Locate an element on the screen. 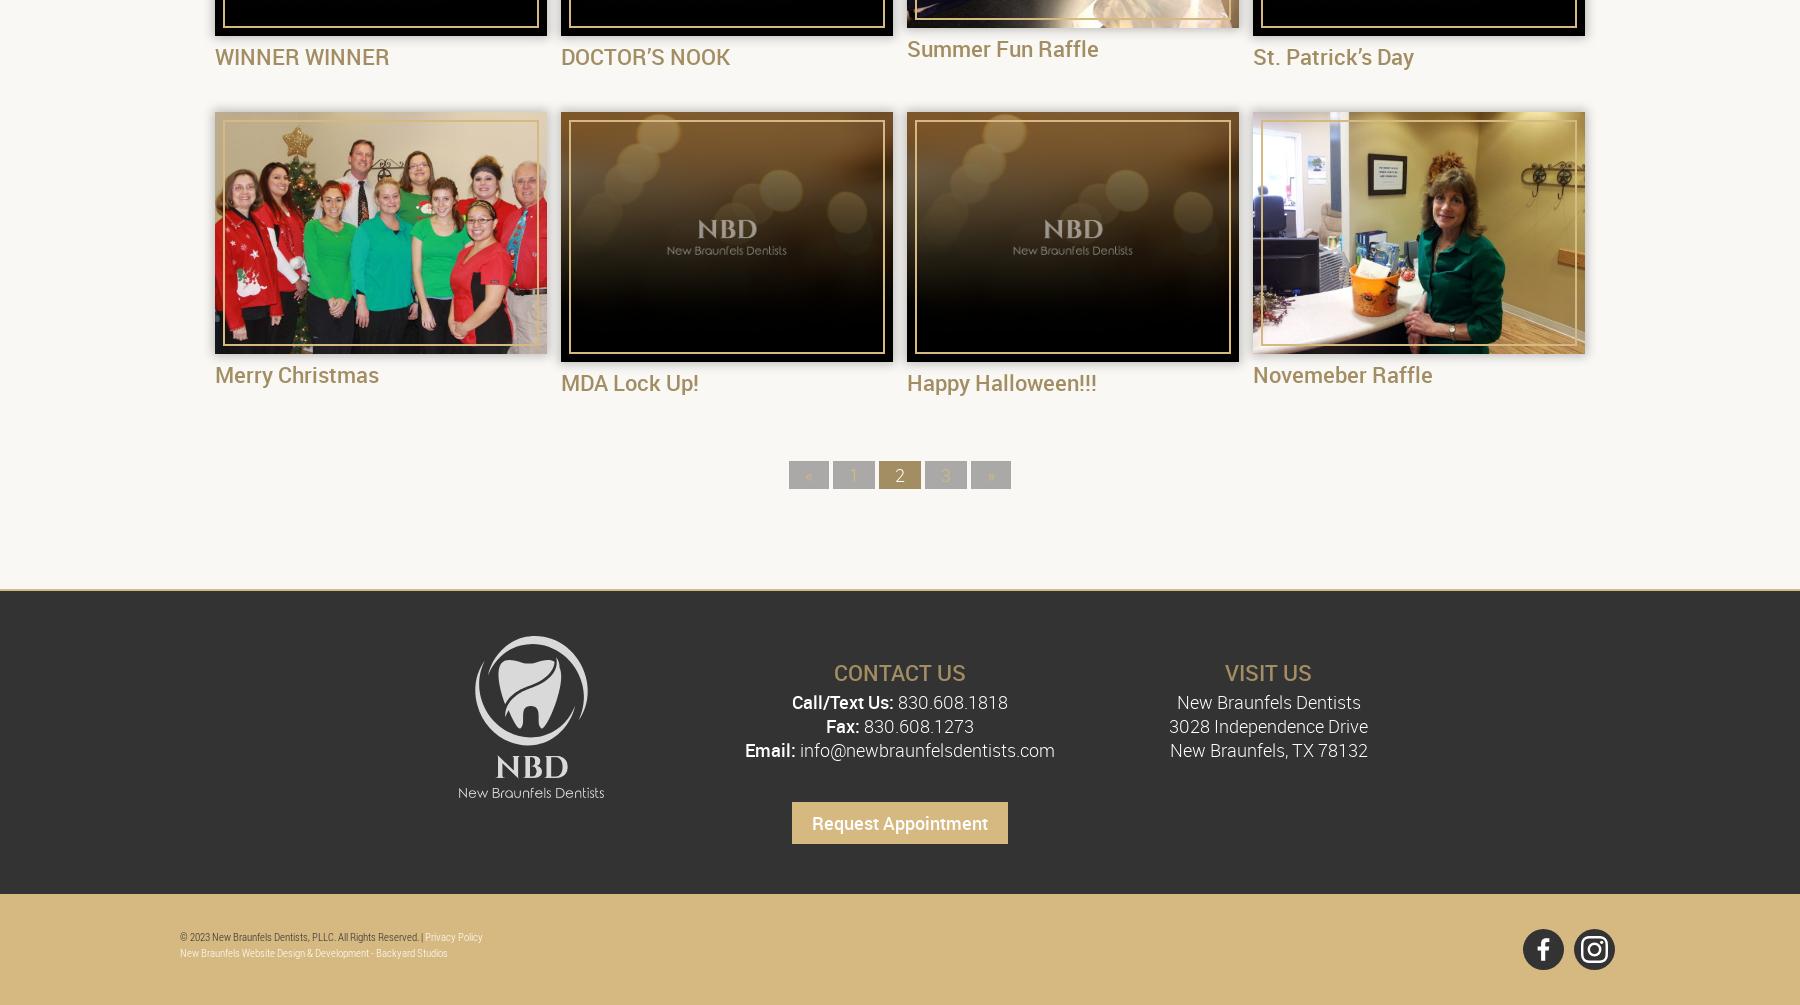 Image resolution: width=1800 pixels, height=1005 pixels. '© 2023 New Braunfels Dentists, PLLC. All Rights Reserved. |' is located at coordinates (301, 935).